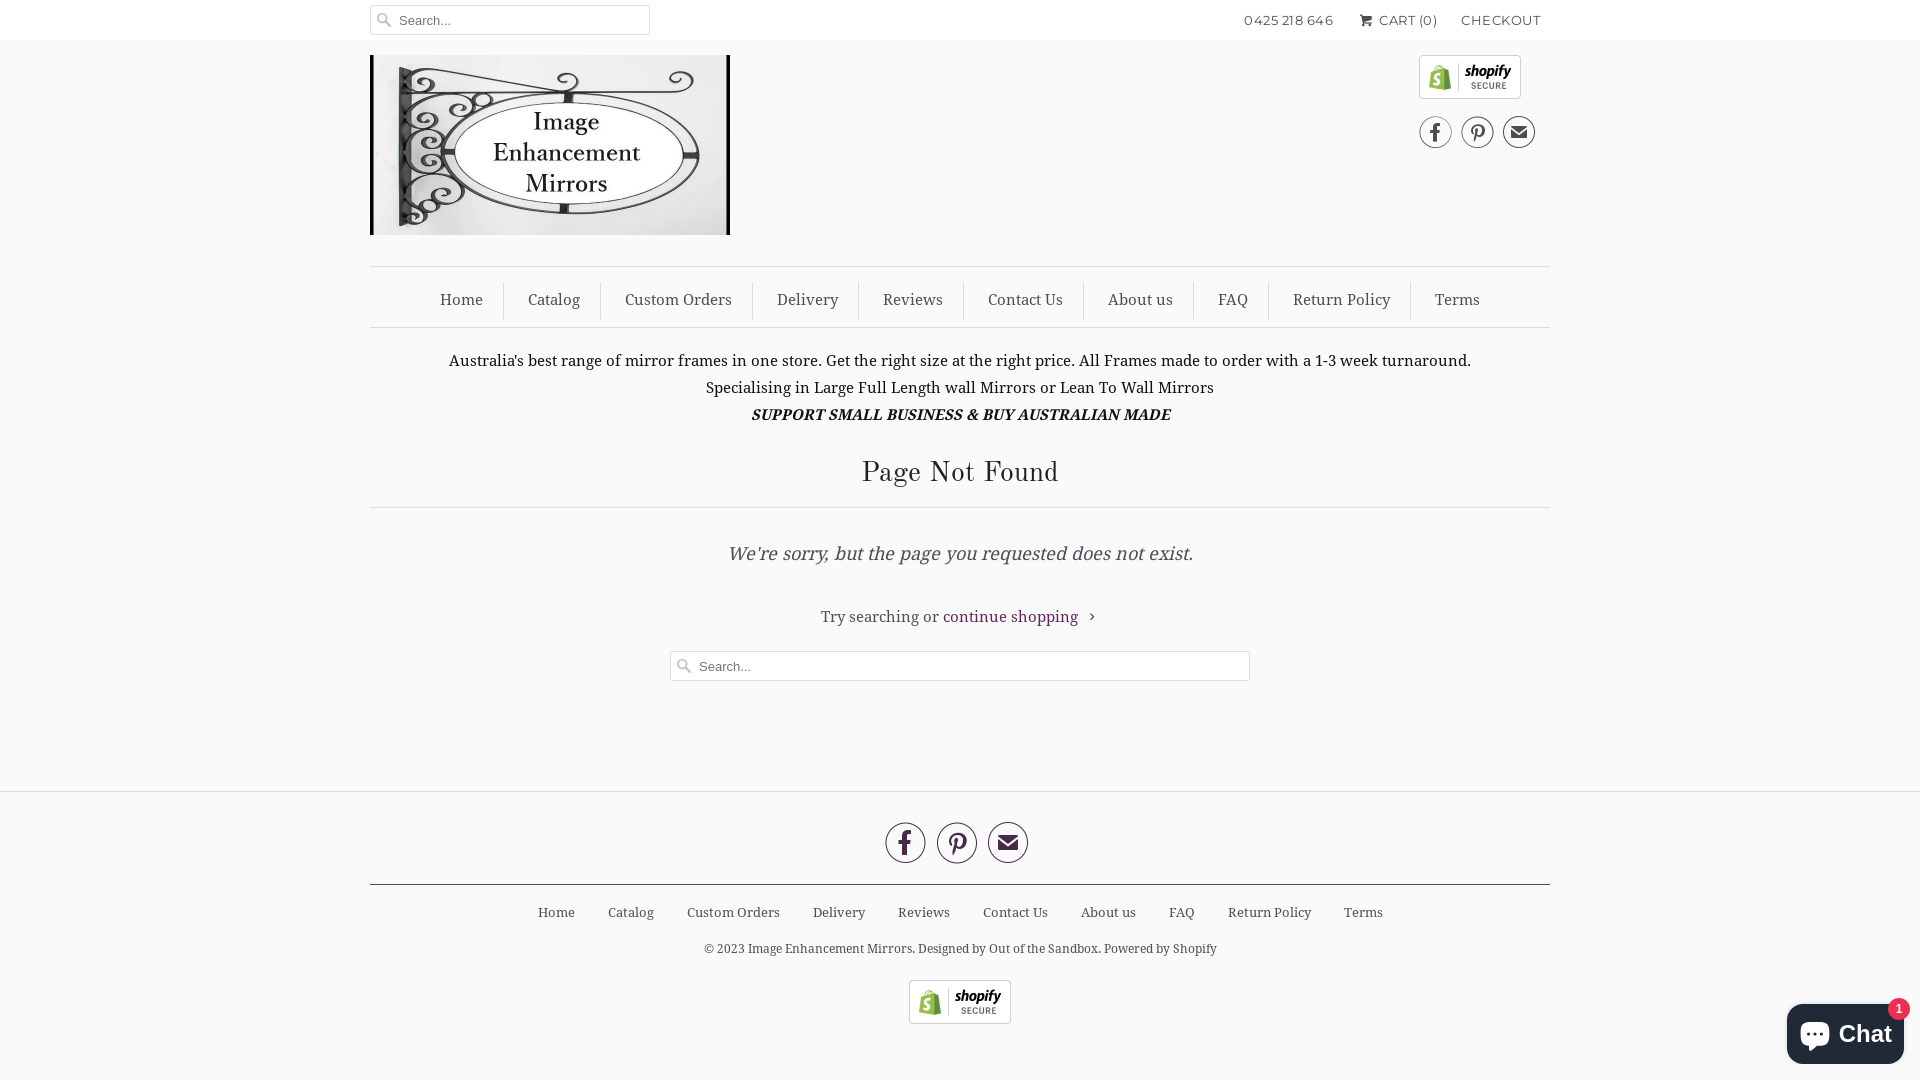 Image resolution: width=1920 pixels, height=1080 pixels. Describe the element at coordinates (1140, 300) in the screenshot. I see `'About us'` at that location.